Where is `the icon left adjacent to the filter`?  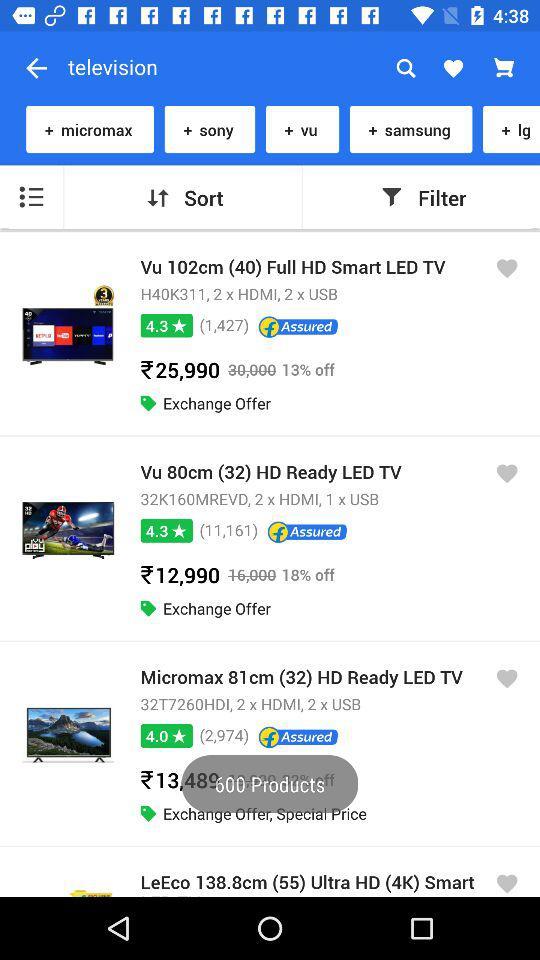 the icon left adjacent to the filter is located at coordinates (391, 197).